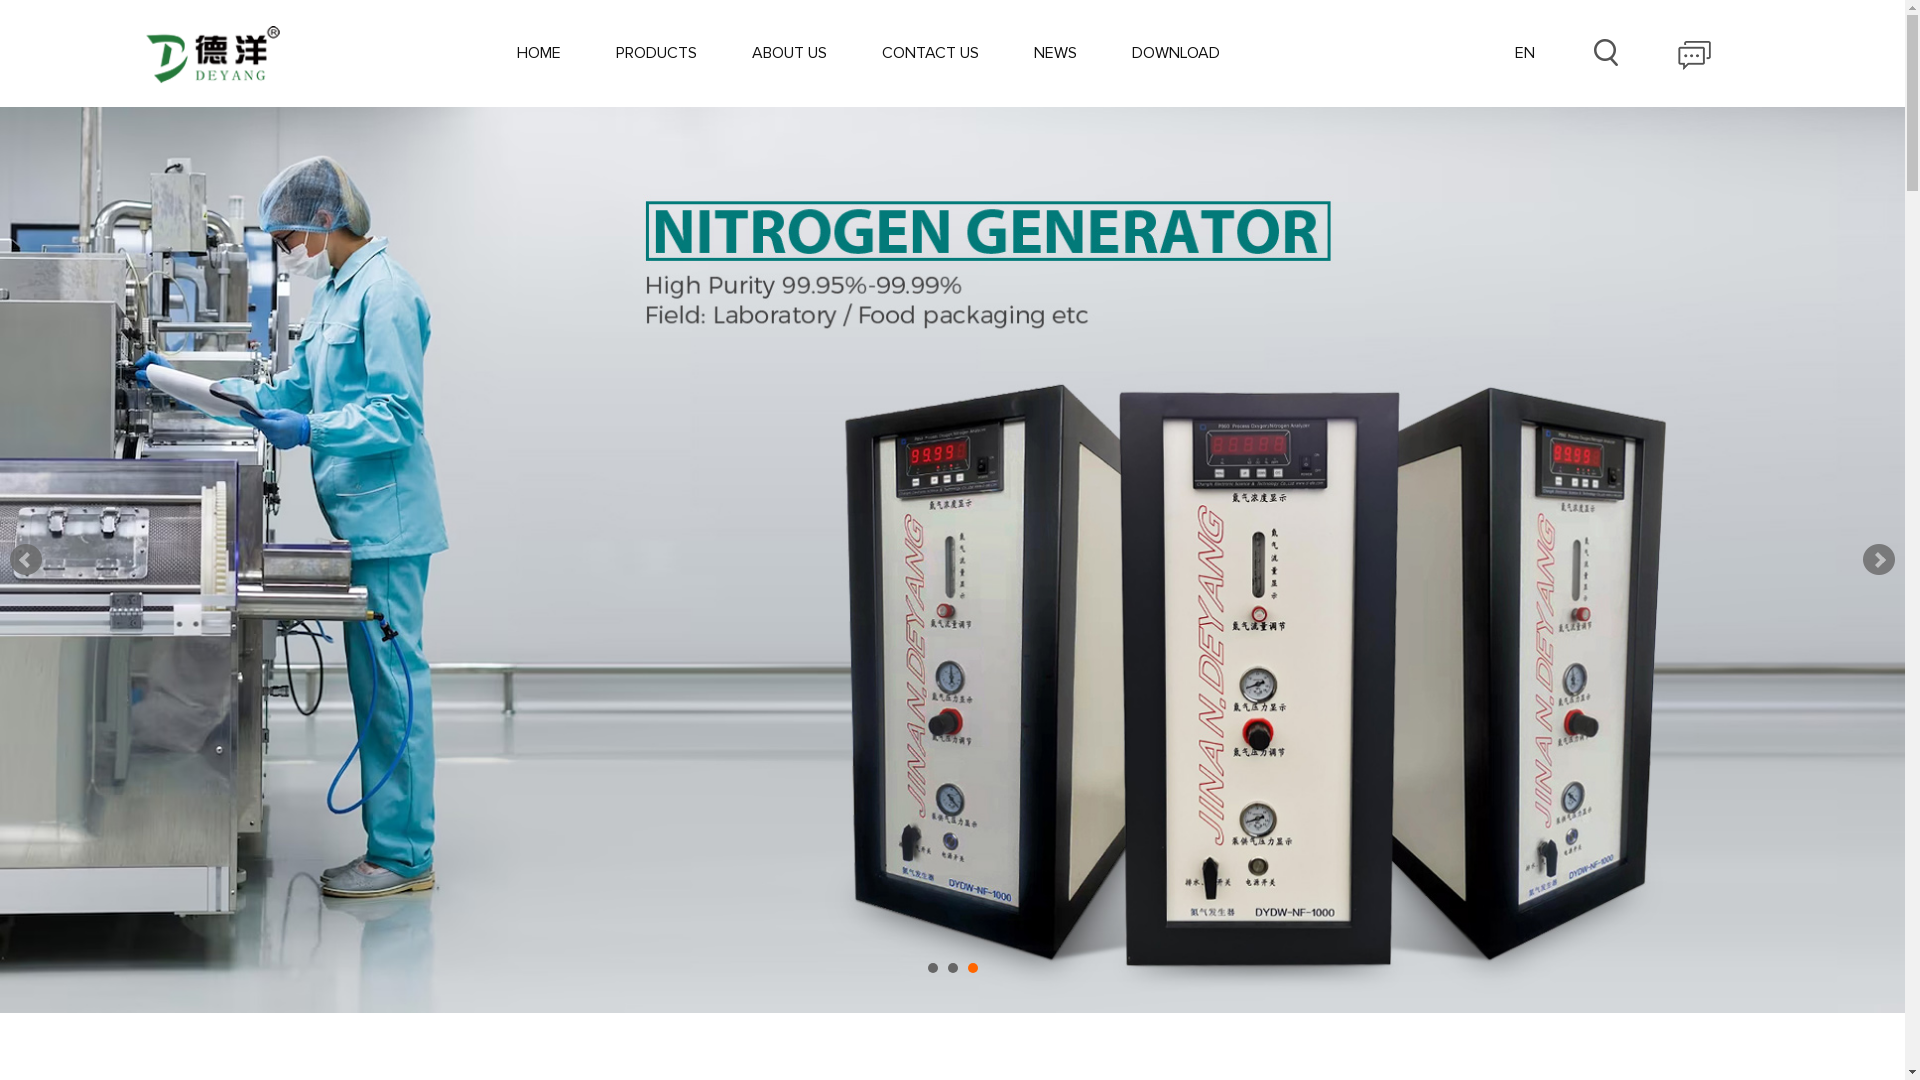 This screenshot has width=1920, height=1080. I want to click on 'DOWNLOAD', so click(1176, 52).